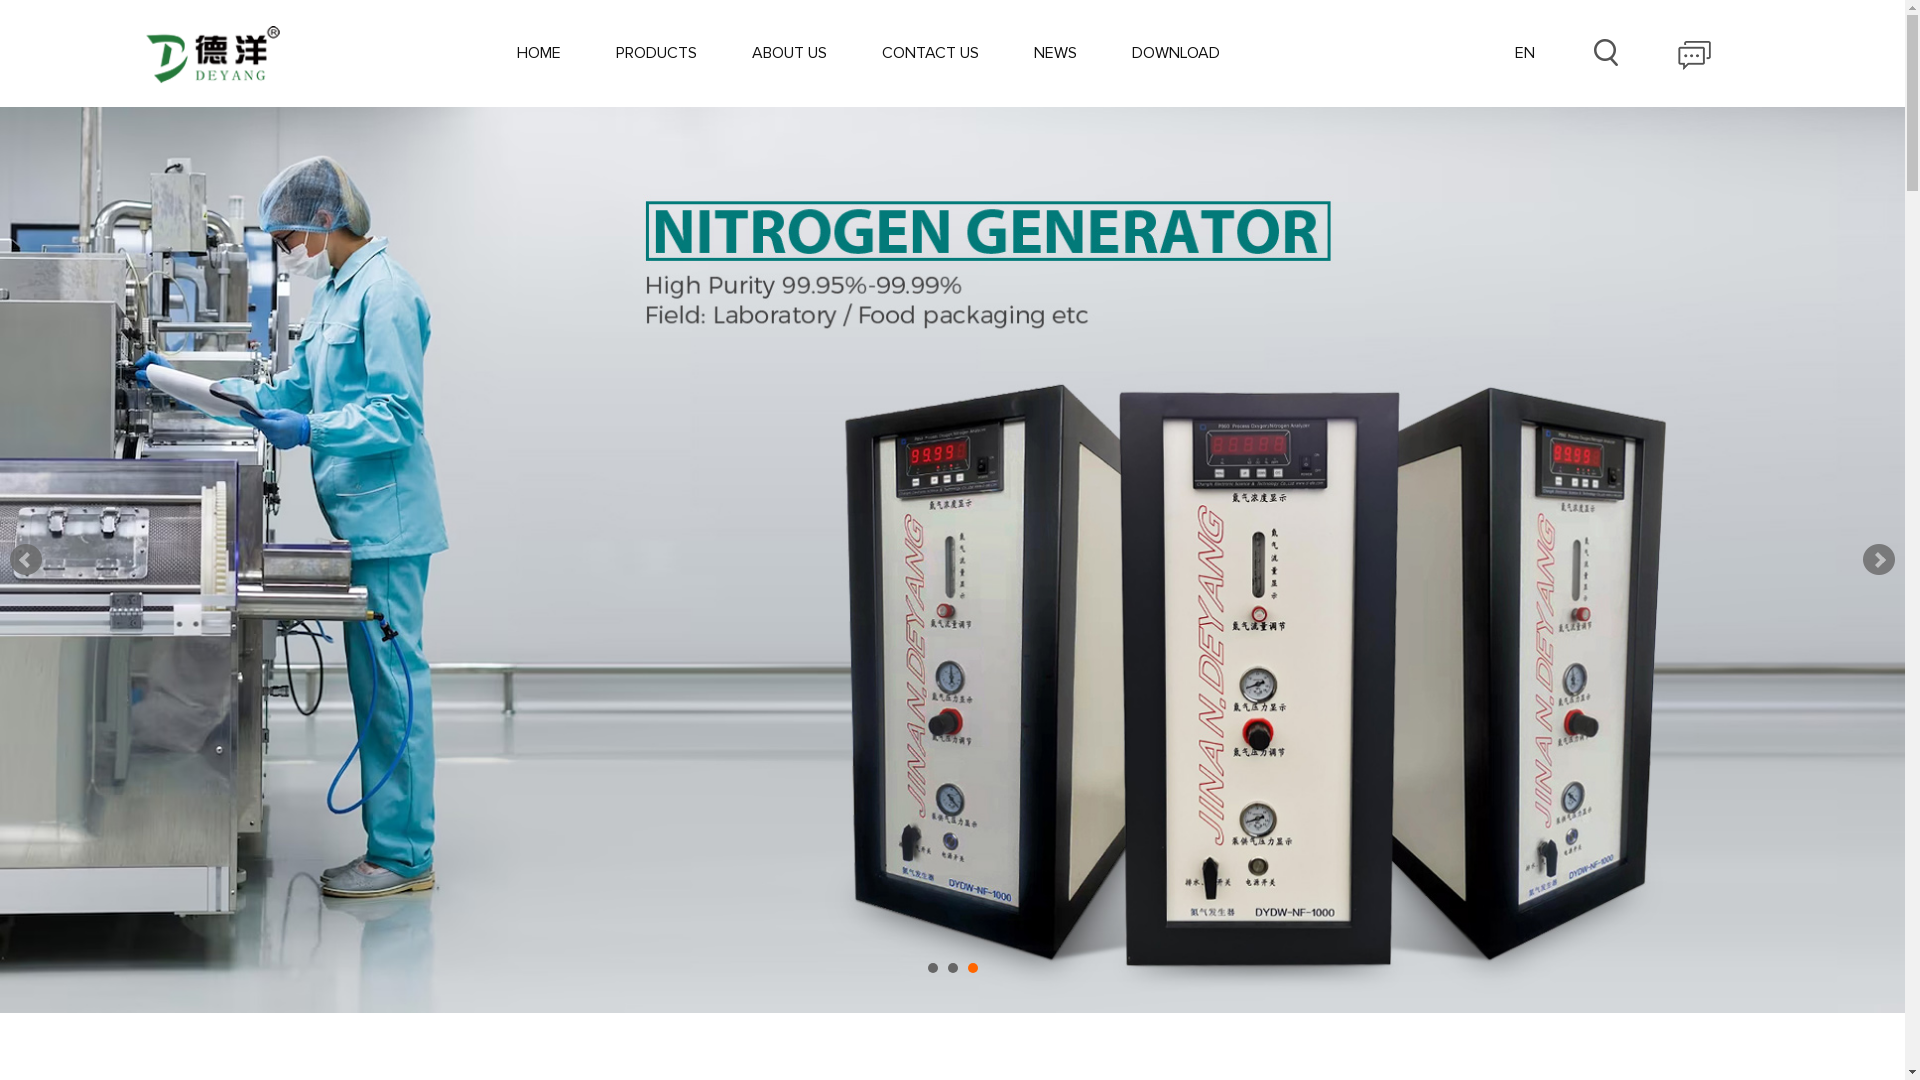 This screenshot has width=1920, height=1080. I want to click on 'DOWNLOAD', so click(1176, 52).